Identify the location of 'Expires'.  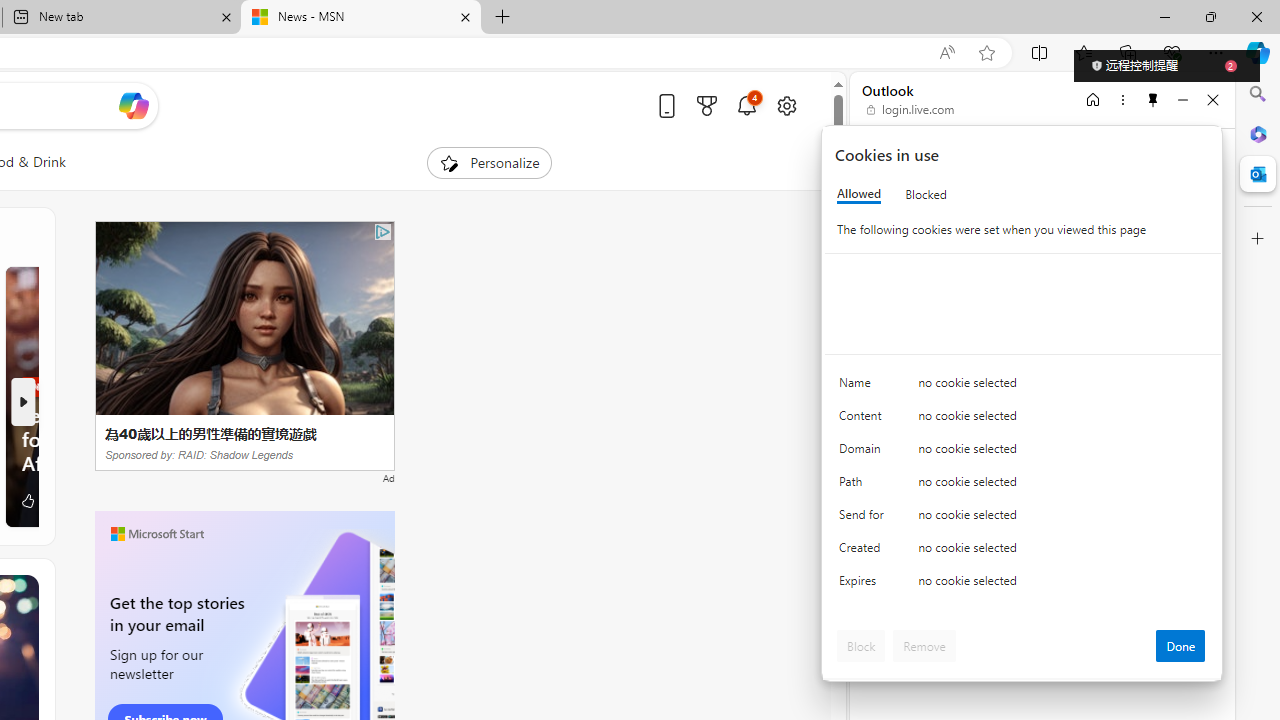
(865, 585).